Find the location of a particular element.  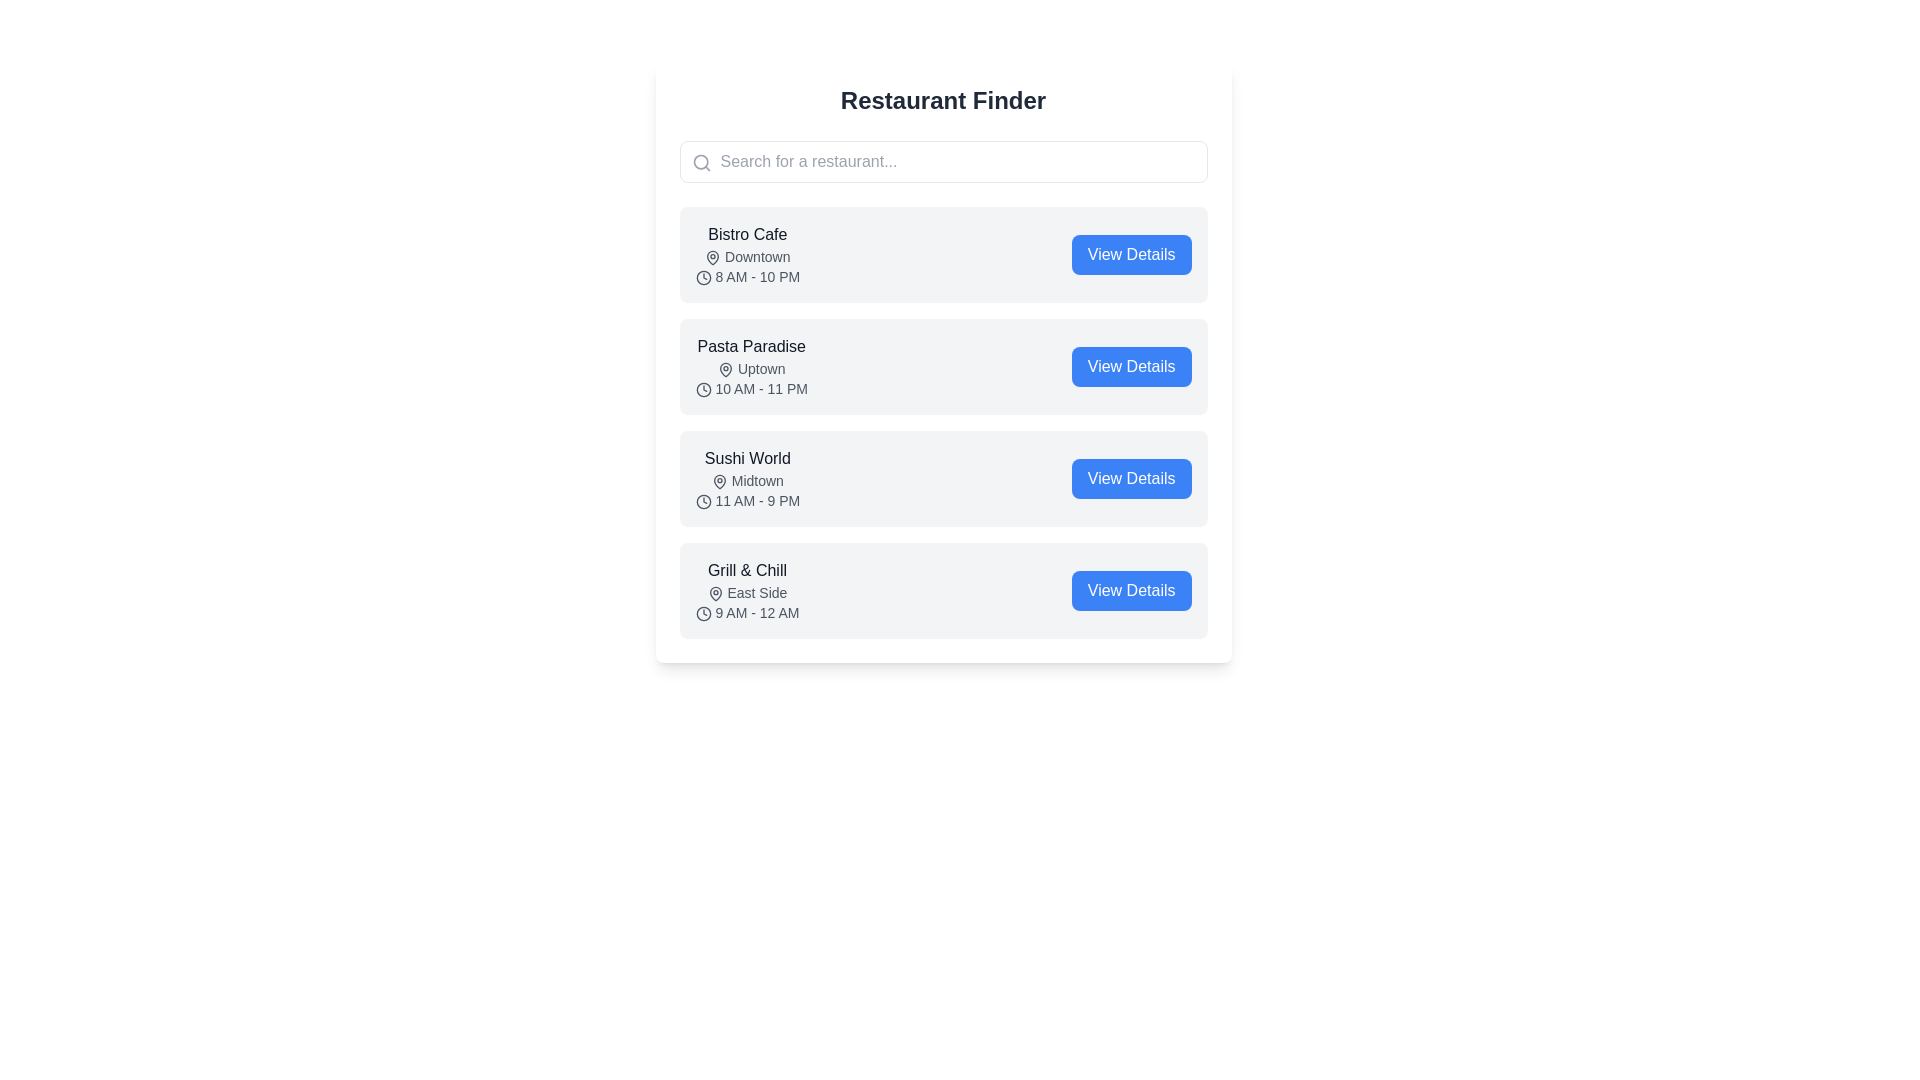

the pin-shaped icon representing a location next to the text 'Midtown' in the 'Sushi World' card is located at coordinates (719, 482).